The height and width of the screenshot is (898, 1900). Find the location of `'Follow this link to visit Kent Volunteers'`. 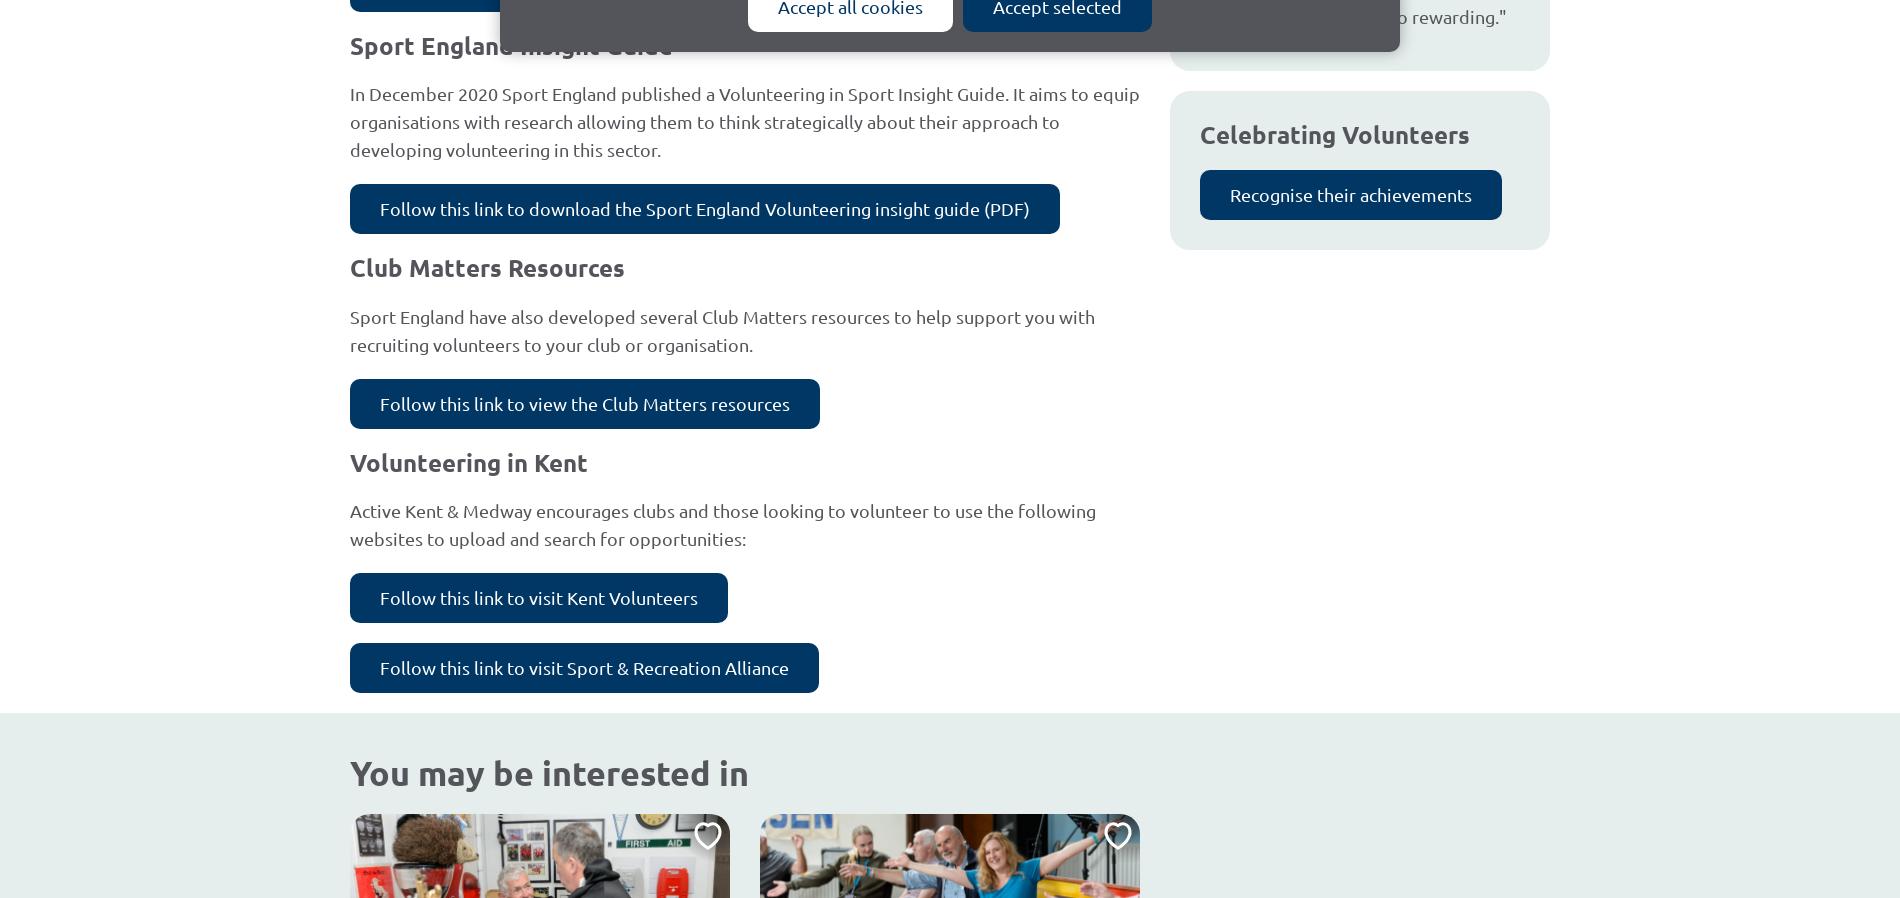

'Follow this link to visit Kent Volunteers' is located at coordinates (539, 596).